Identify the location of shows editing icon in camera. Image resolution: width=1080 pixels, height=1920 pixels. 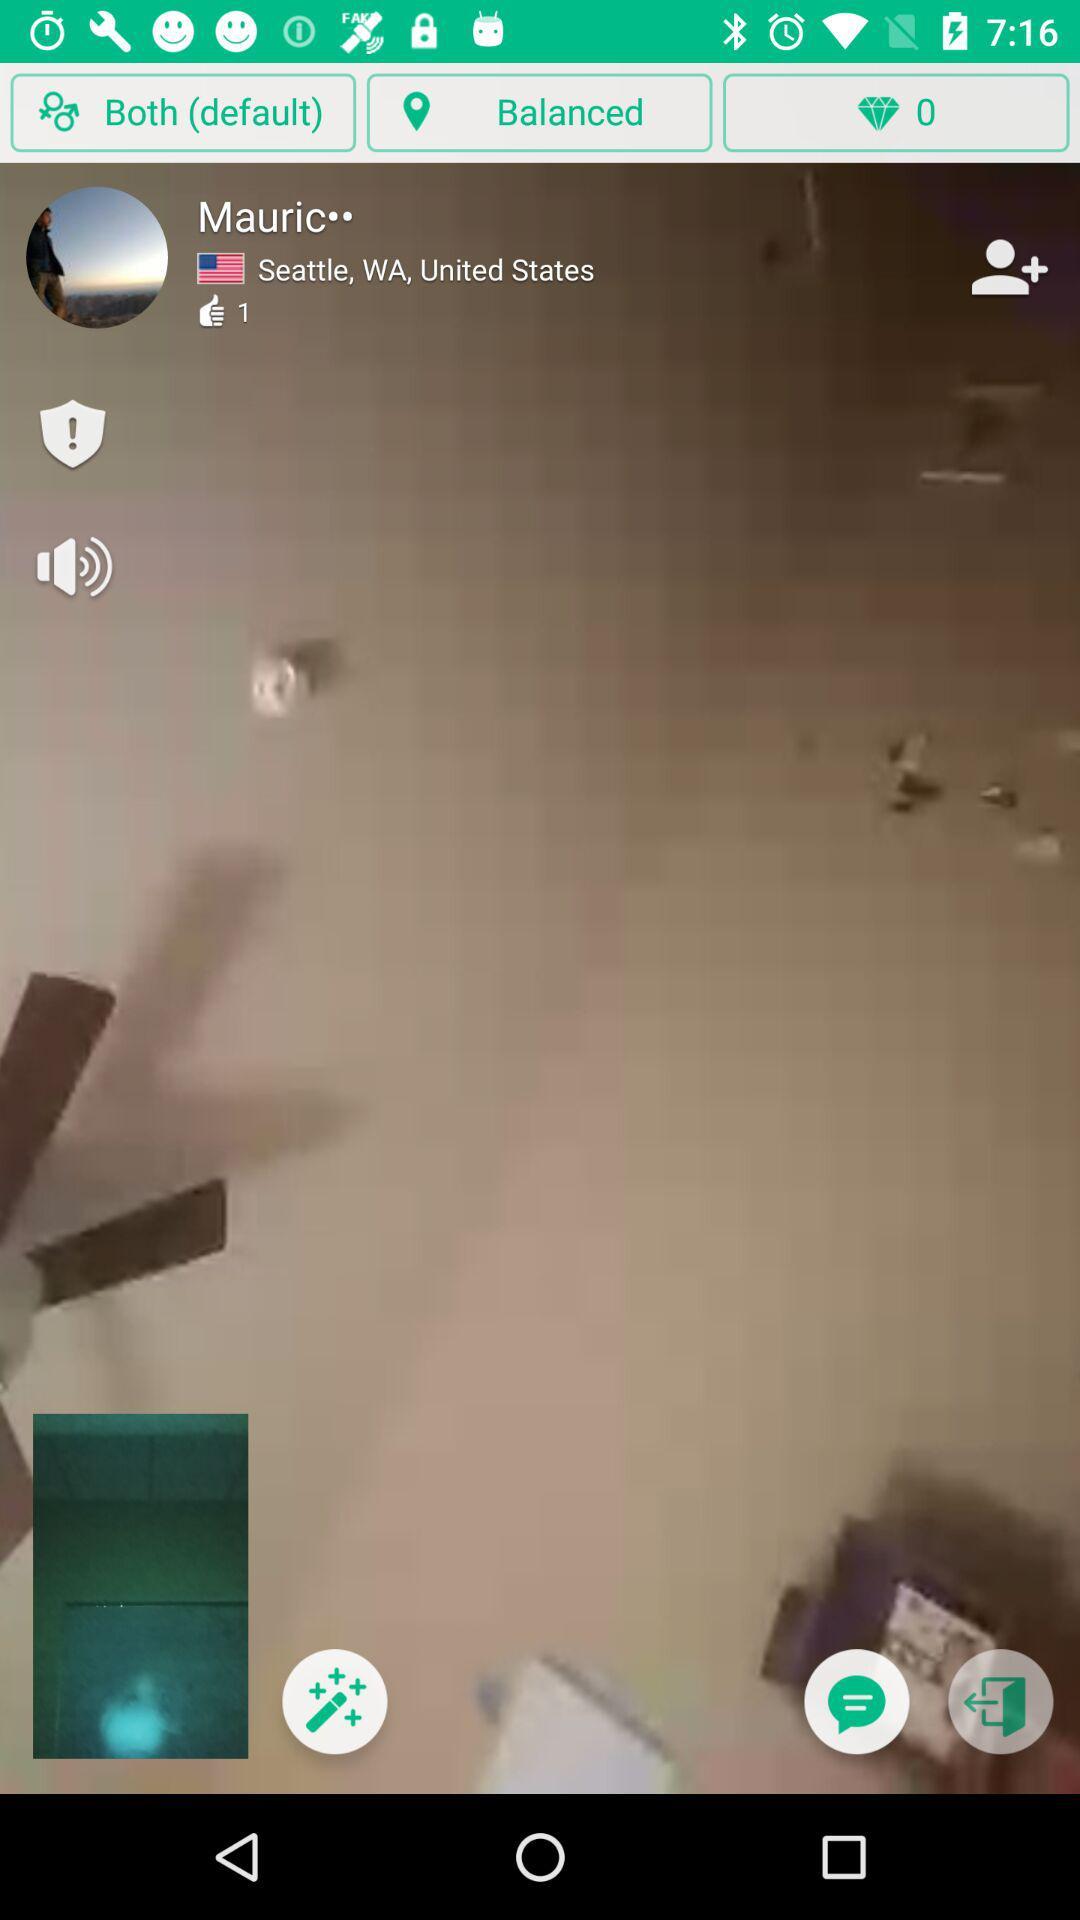
(333, 1713).